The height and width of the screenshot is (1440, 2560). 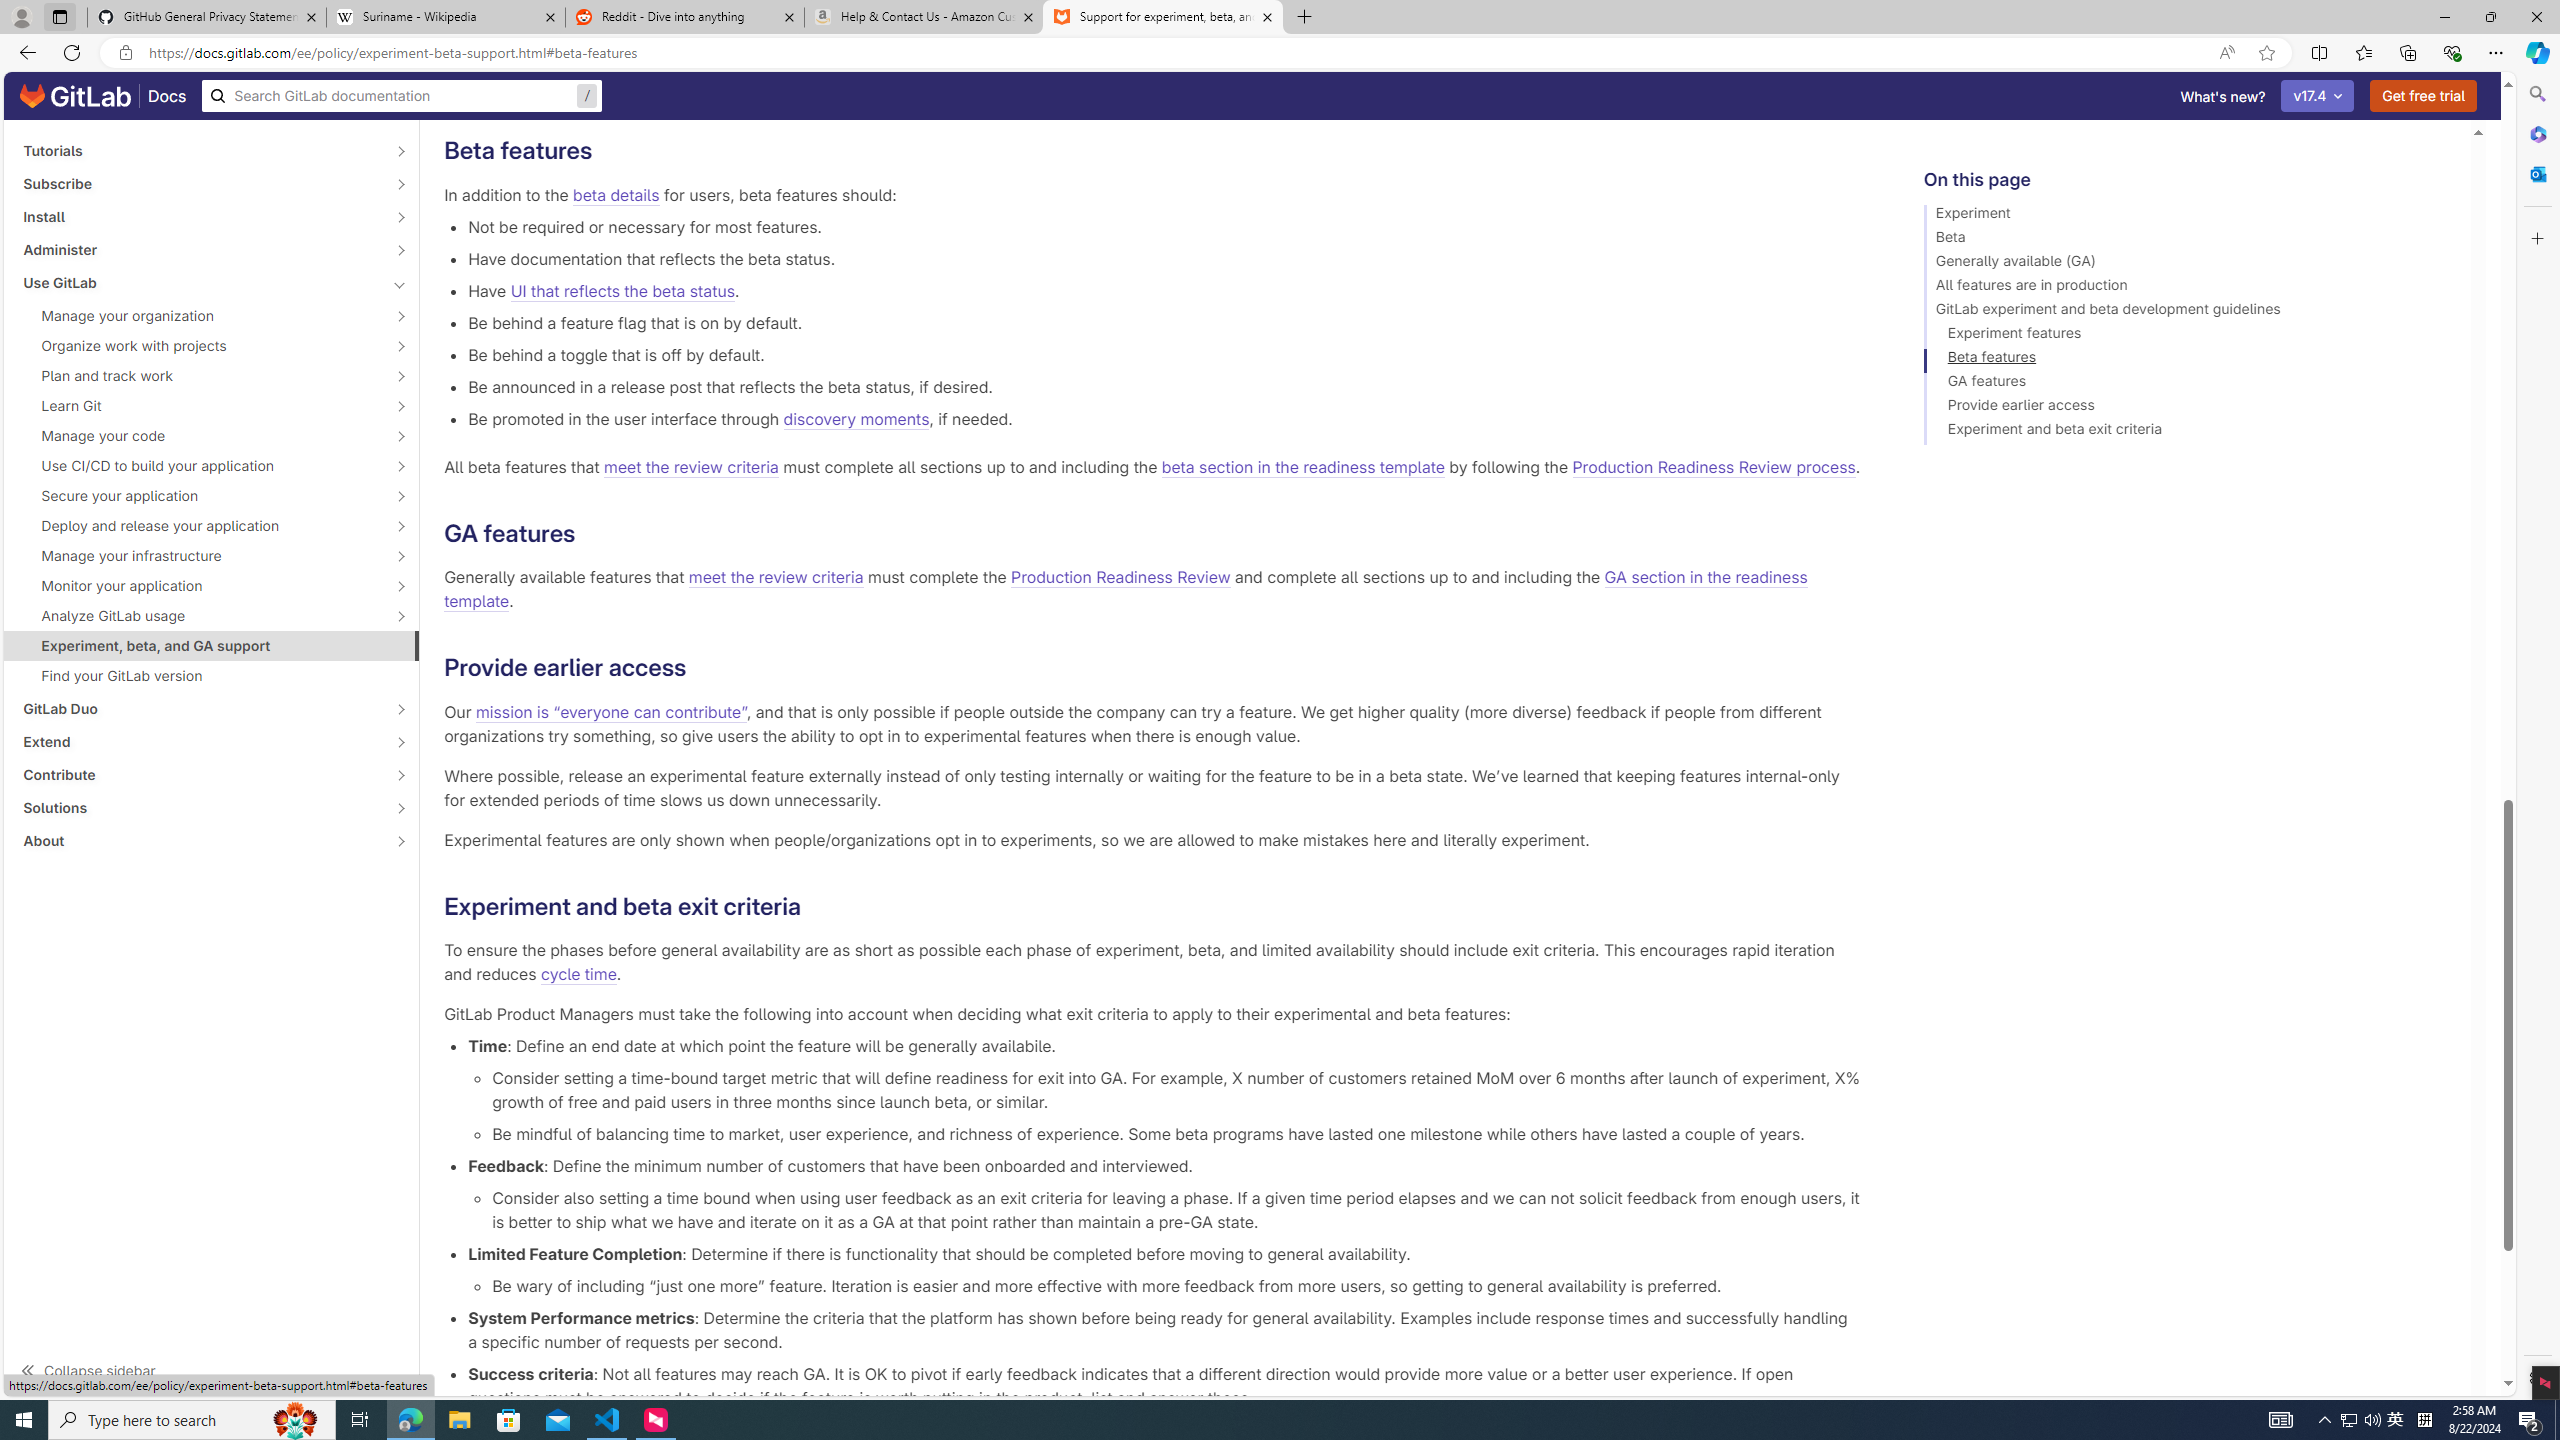 I want to click on 'Be behind a feature flag that is on by default.', so click(x=1163, y=321).